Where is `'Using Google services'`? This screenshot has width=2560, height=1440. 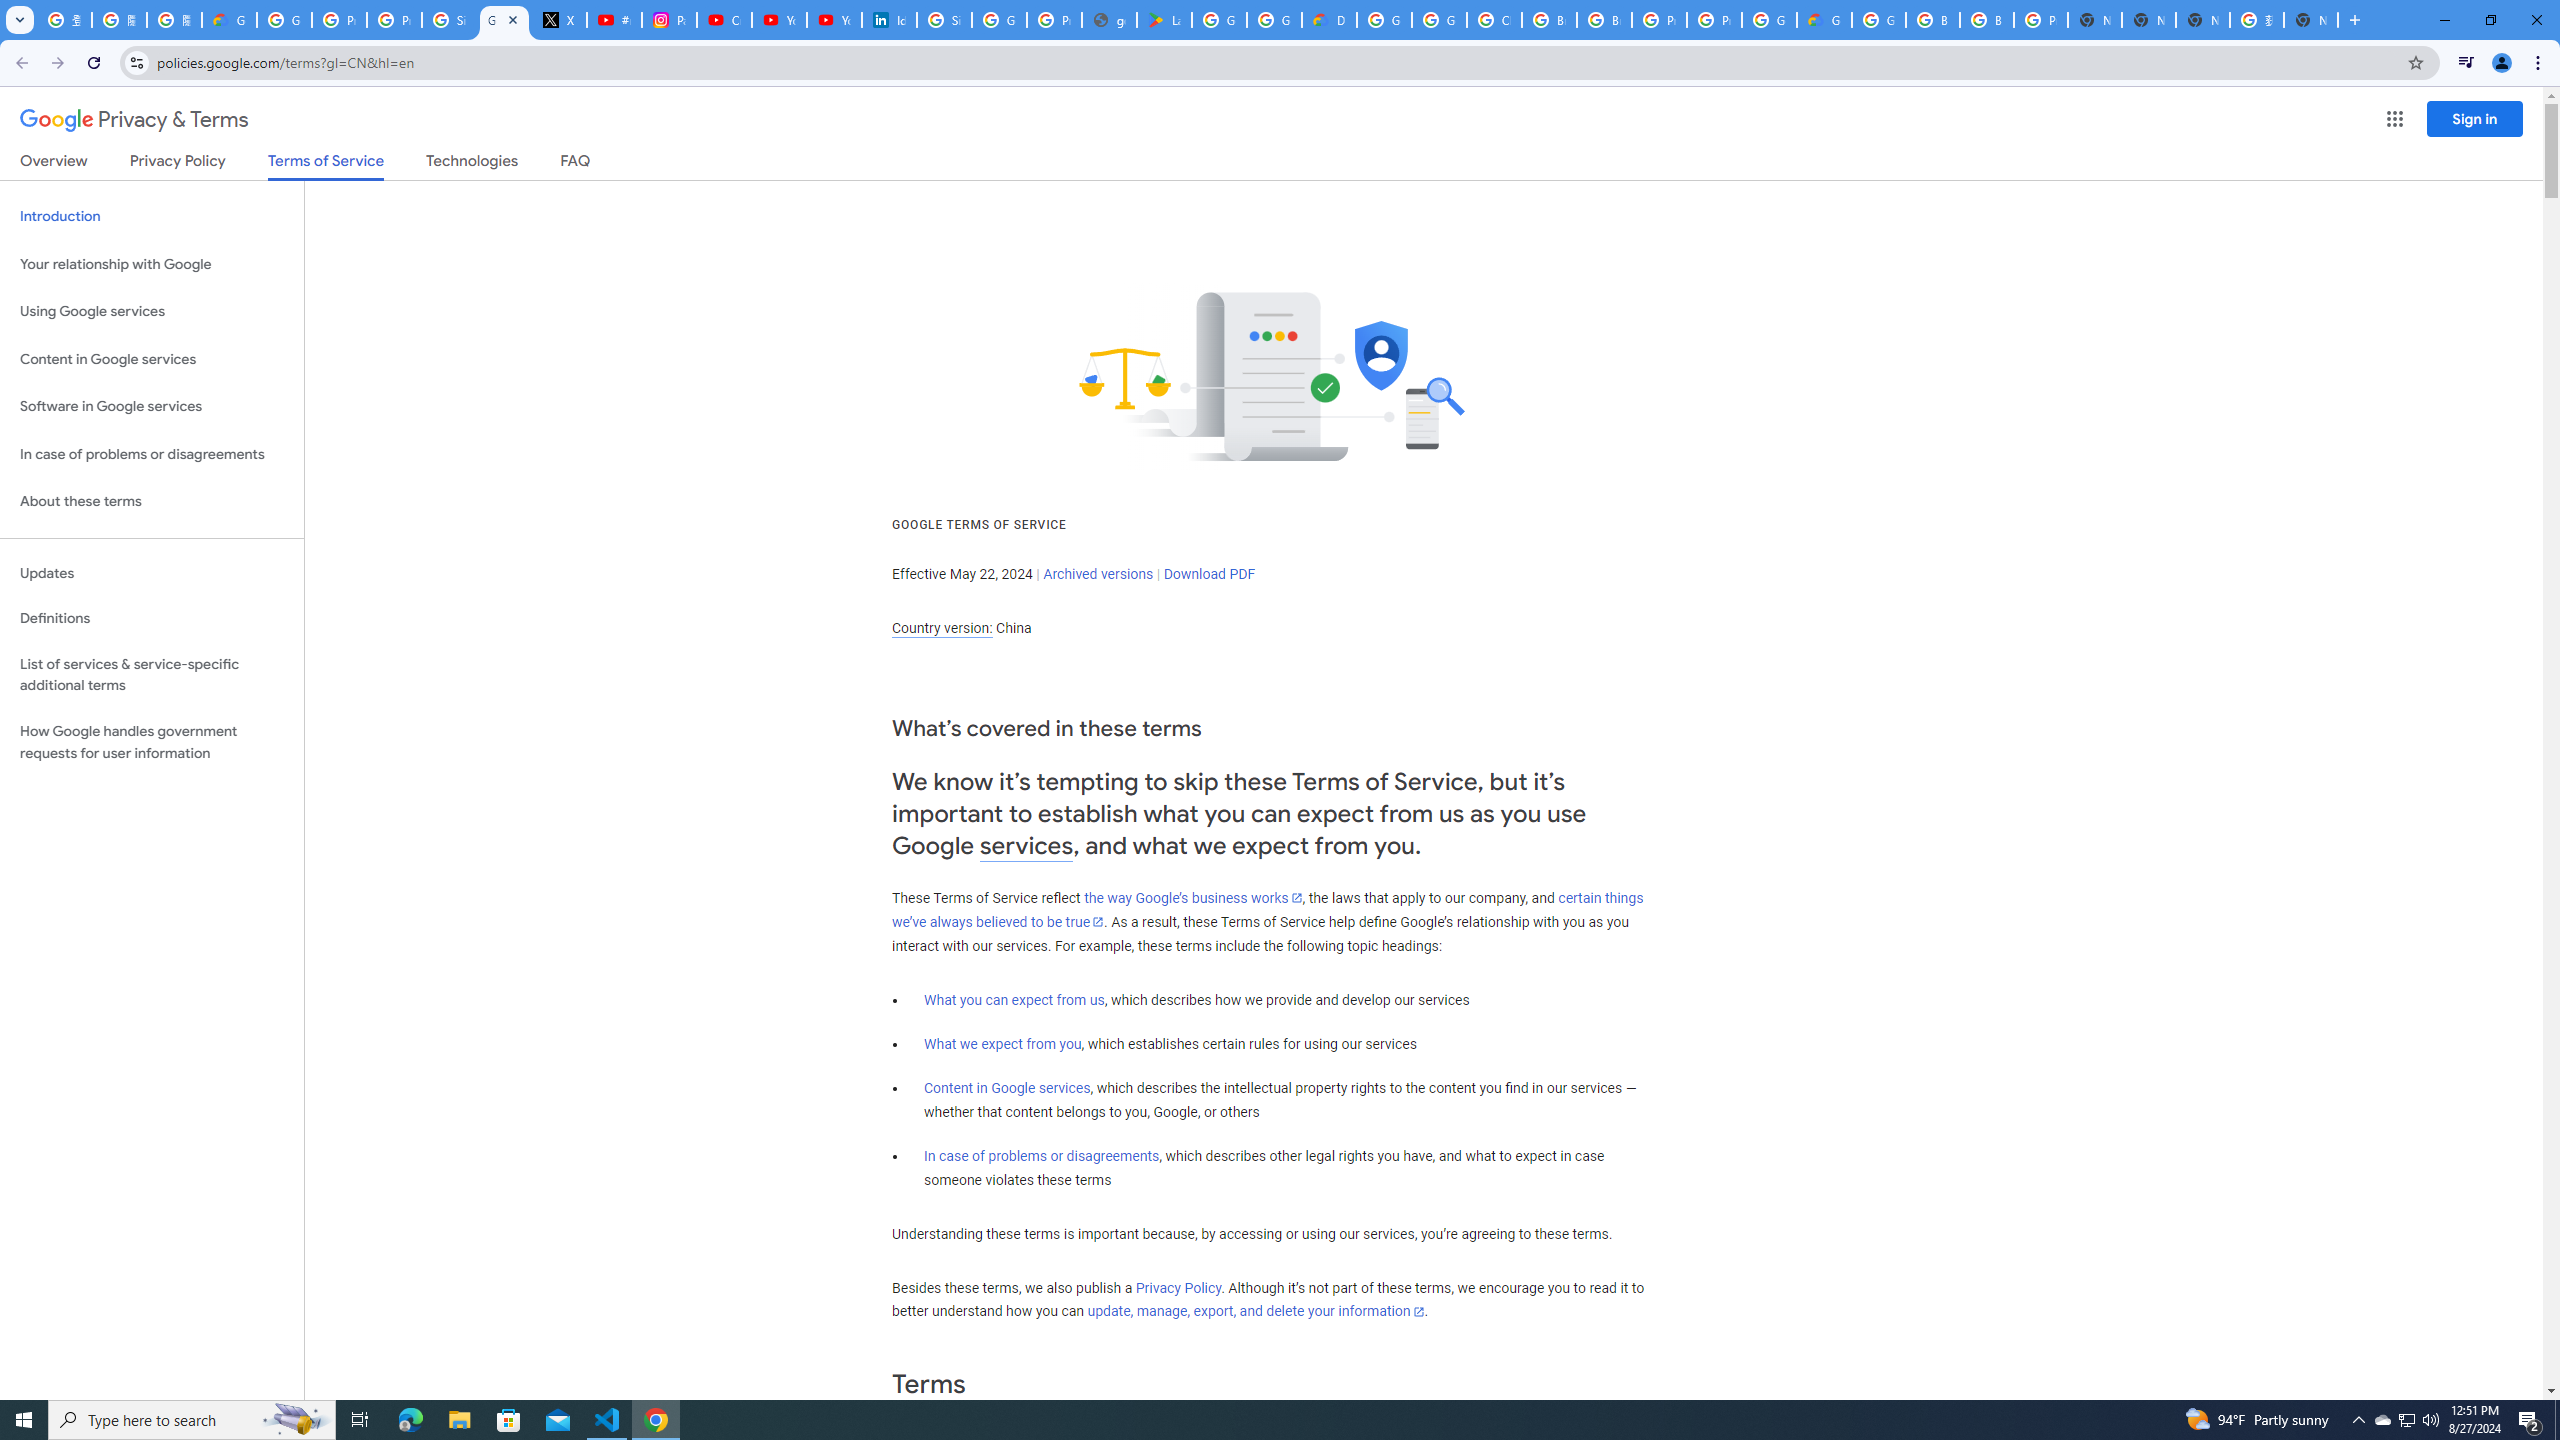
'Using Google services' is located at coordinates (151, 310).